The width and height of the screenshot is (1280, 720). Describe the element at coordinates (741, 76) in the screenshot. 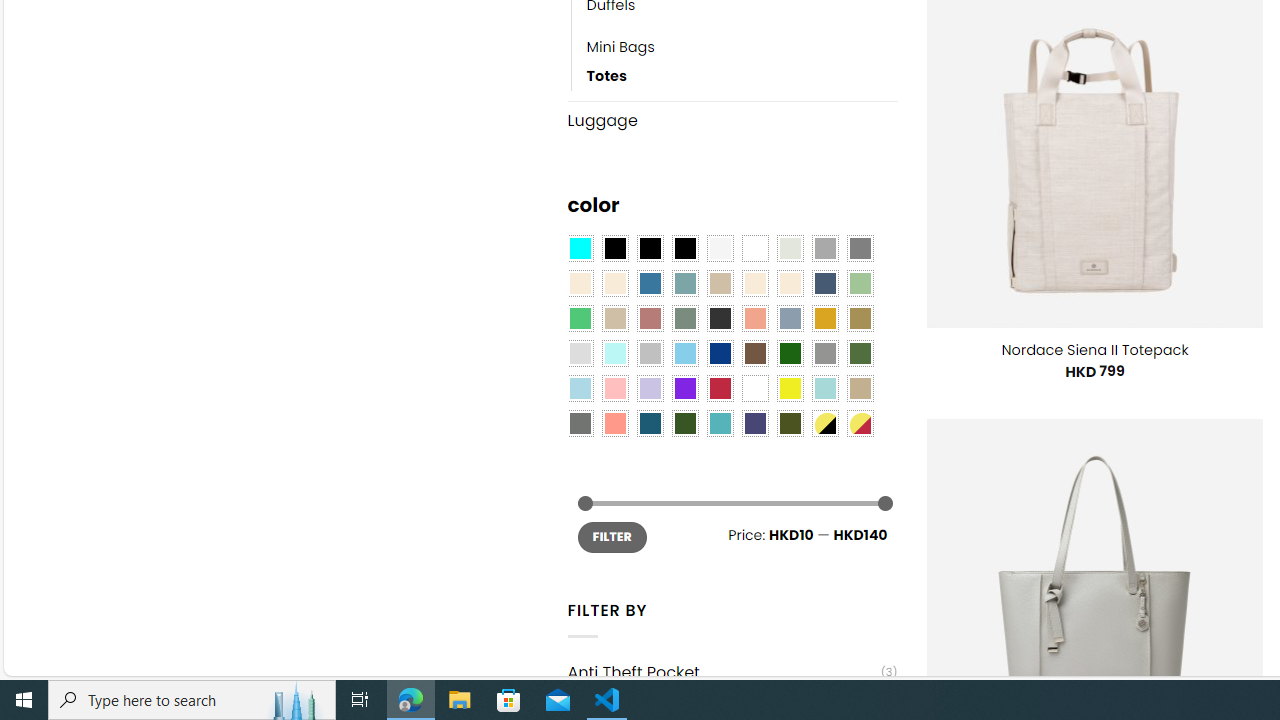

I see `'Totes'` at that location.